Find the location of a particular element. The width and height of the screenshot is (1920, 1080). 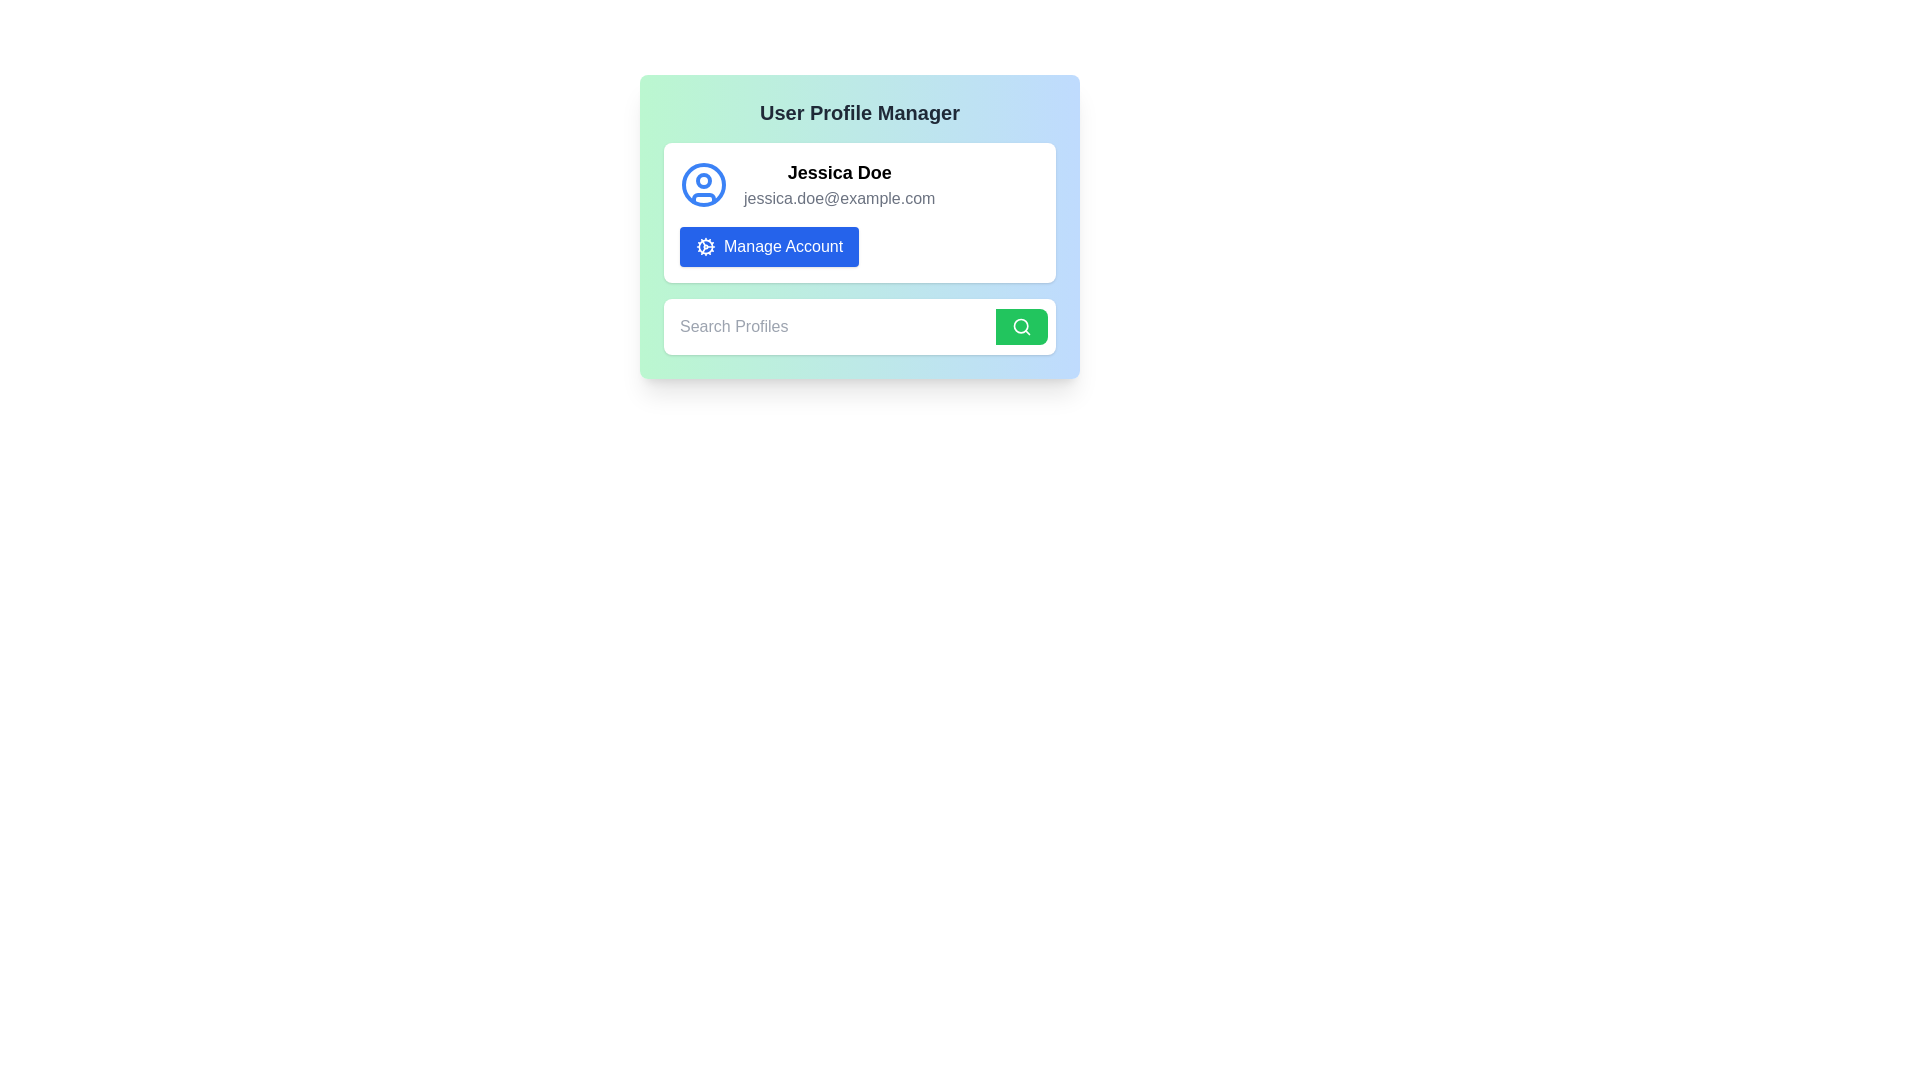

the user identification icon, which is positioned to the far left next to the user's name and email address is located at coordinates (704, 185).